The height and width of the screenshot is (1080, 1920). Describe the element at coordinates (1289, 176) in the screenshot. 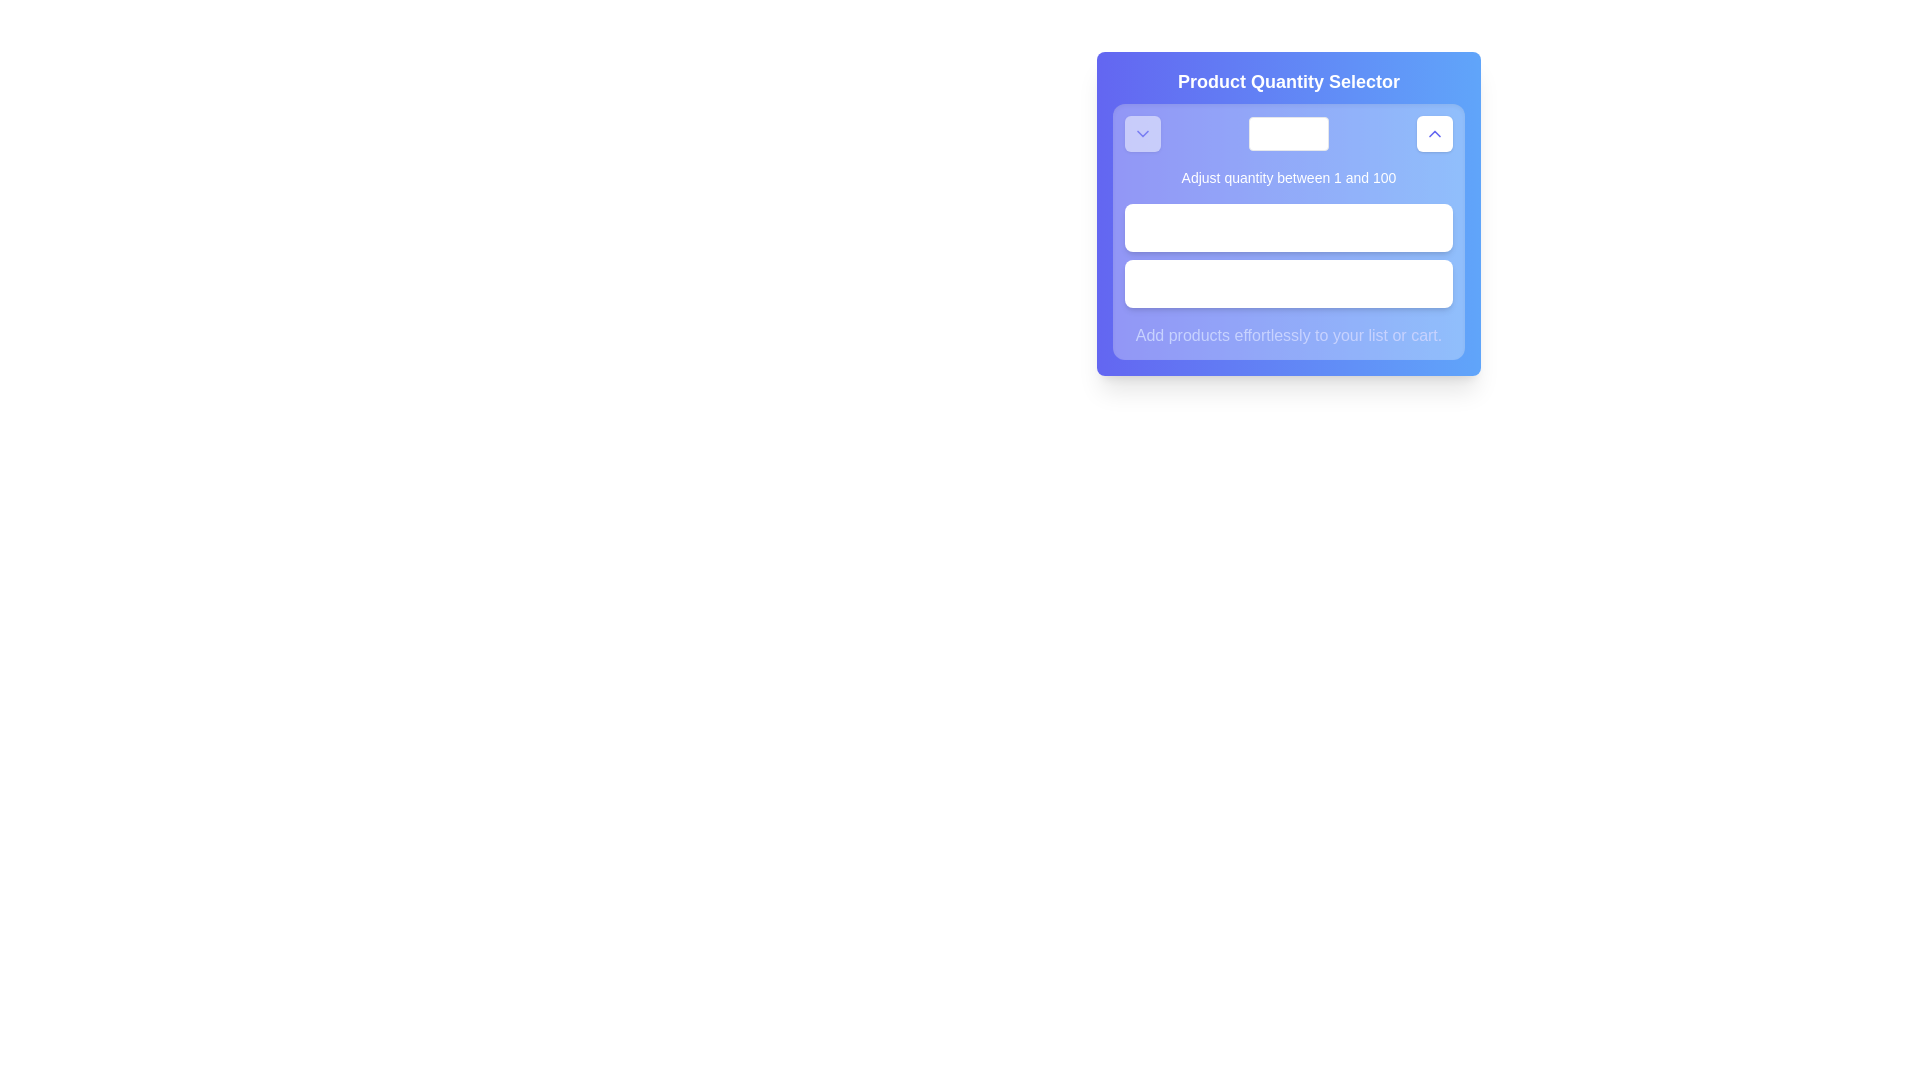

I see `the informational text label that guides the user on adjusting a quantity value within the range of 1 to 100, positioned below the numeric input field and above the 'Add to Cart' and 'Add to Wishlist' buttons` at that location.